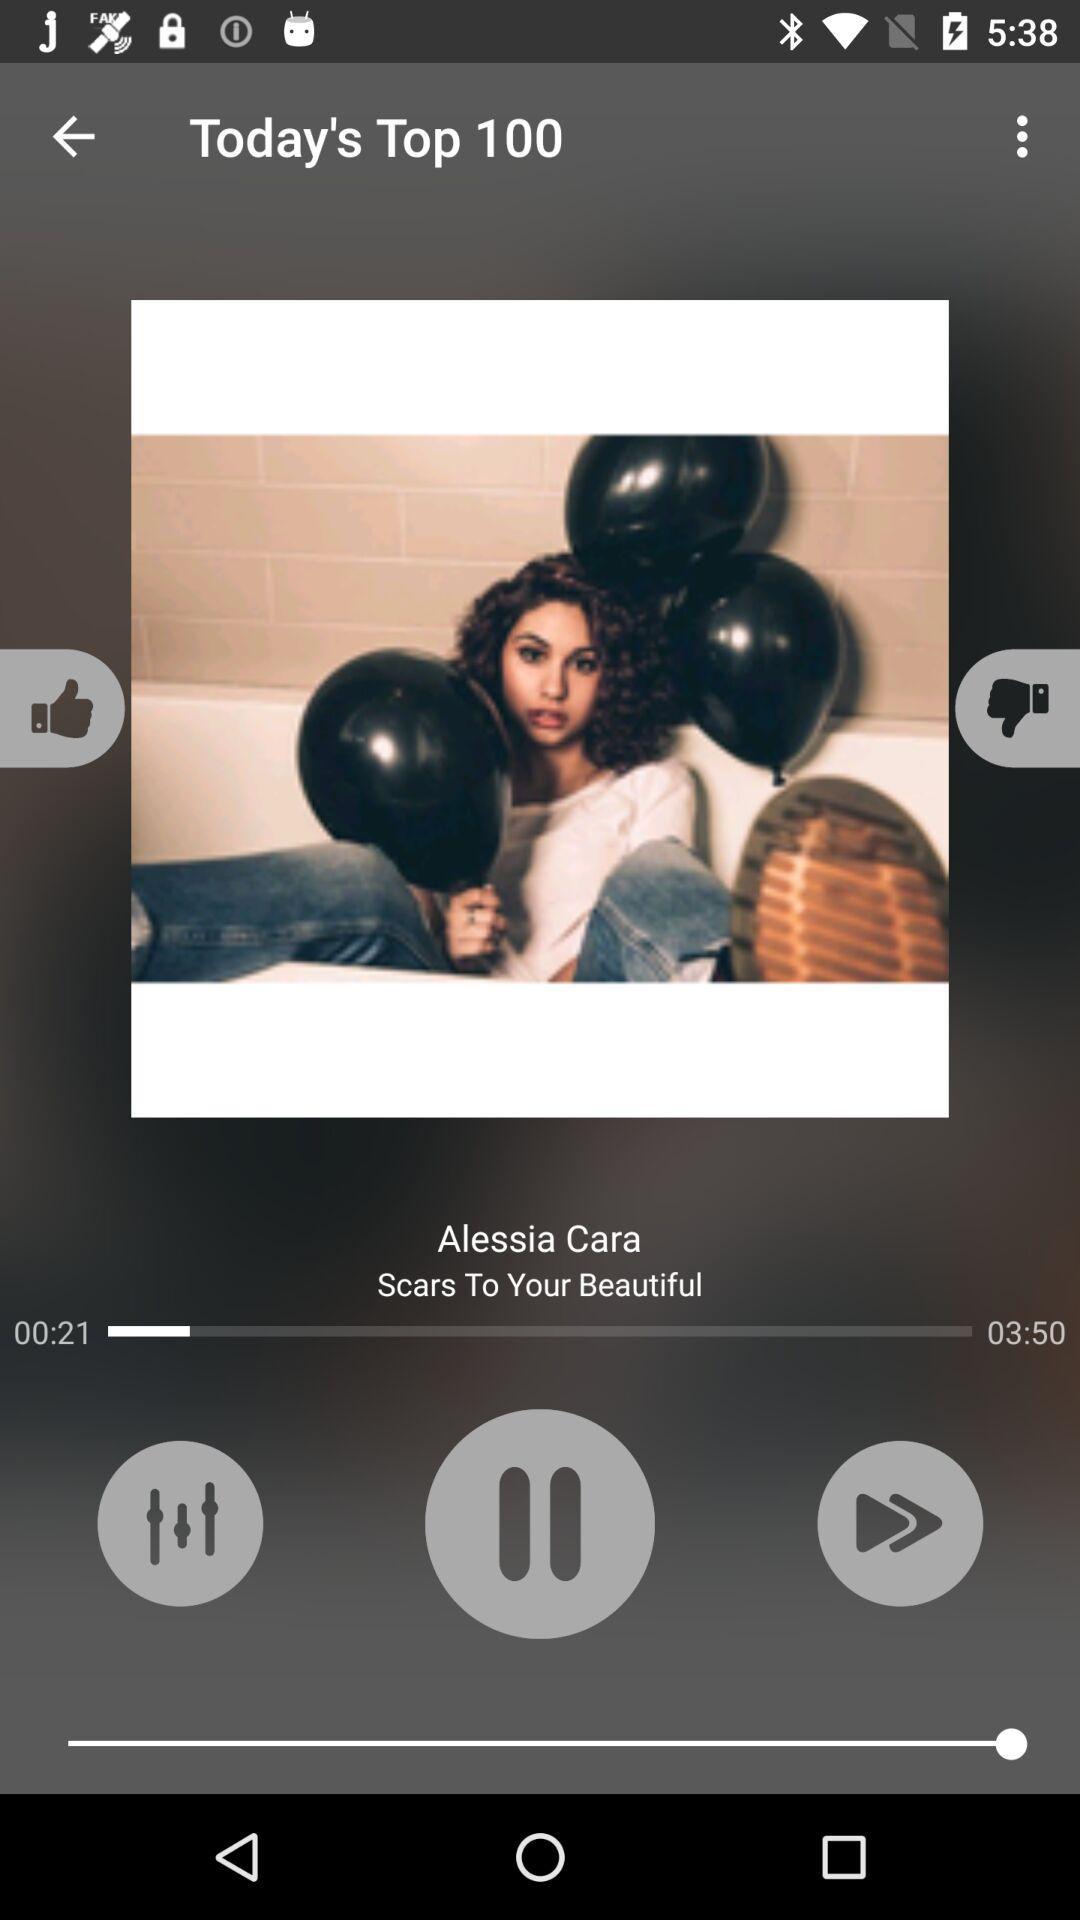 The width and height of the screenshot is (1080, 1920). I want to click on the icon to the left of today s top icon, so click(72, 135).